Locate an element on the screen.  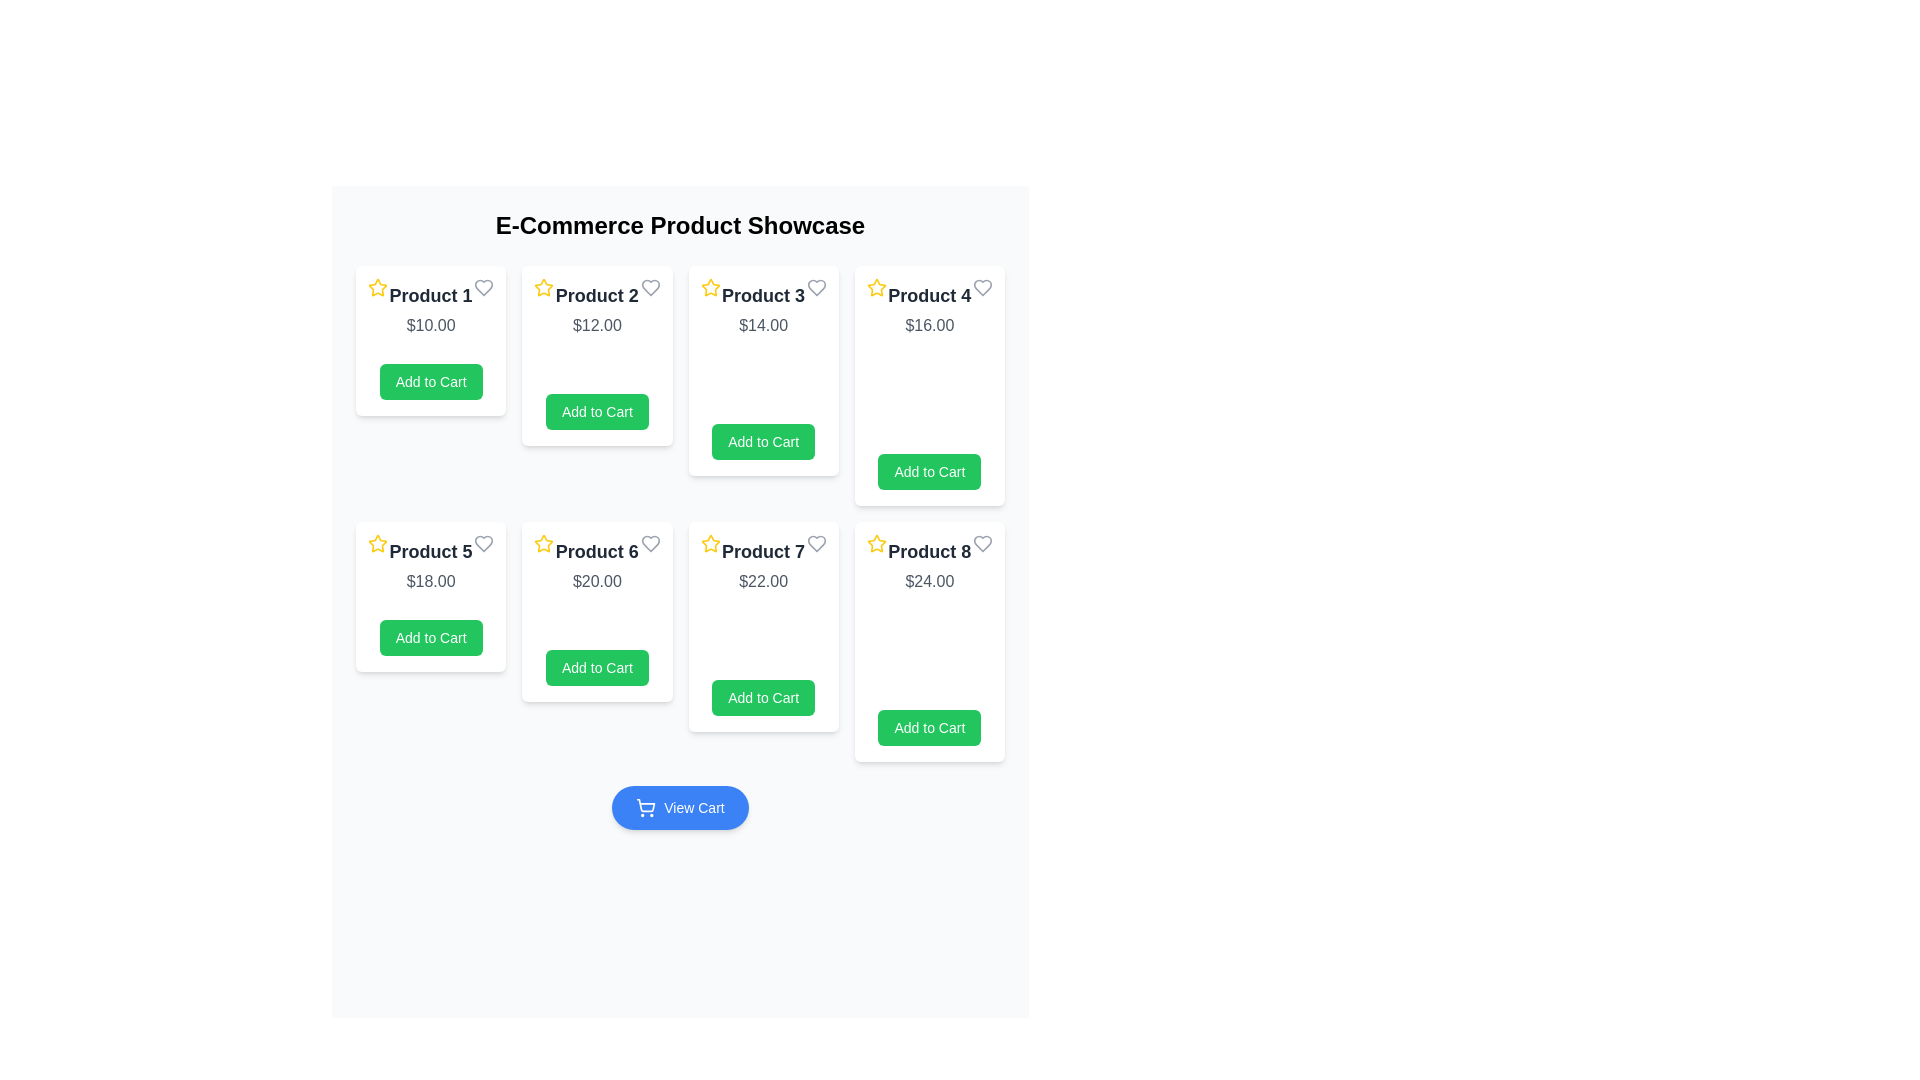
the Text display that shows the price for 'Product 3', located in the third product card, below its title and above the 'Add to Cart' button is located at coordinates (762, 325).